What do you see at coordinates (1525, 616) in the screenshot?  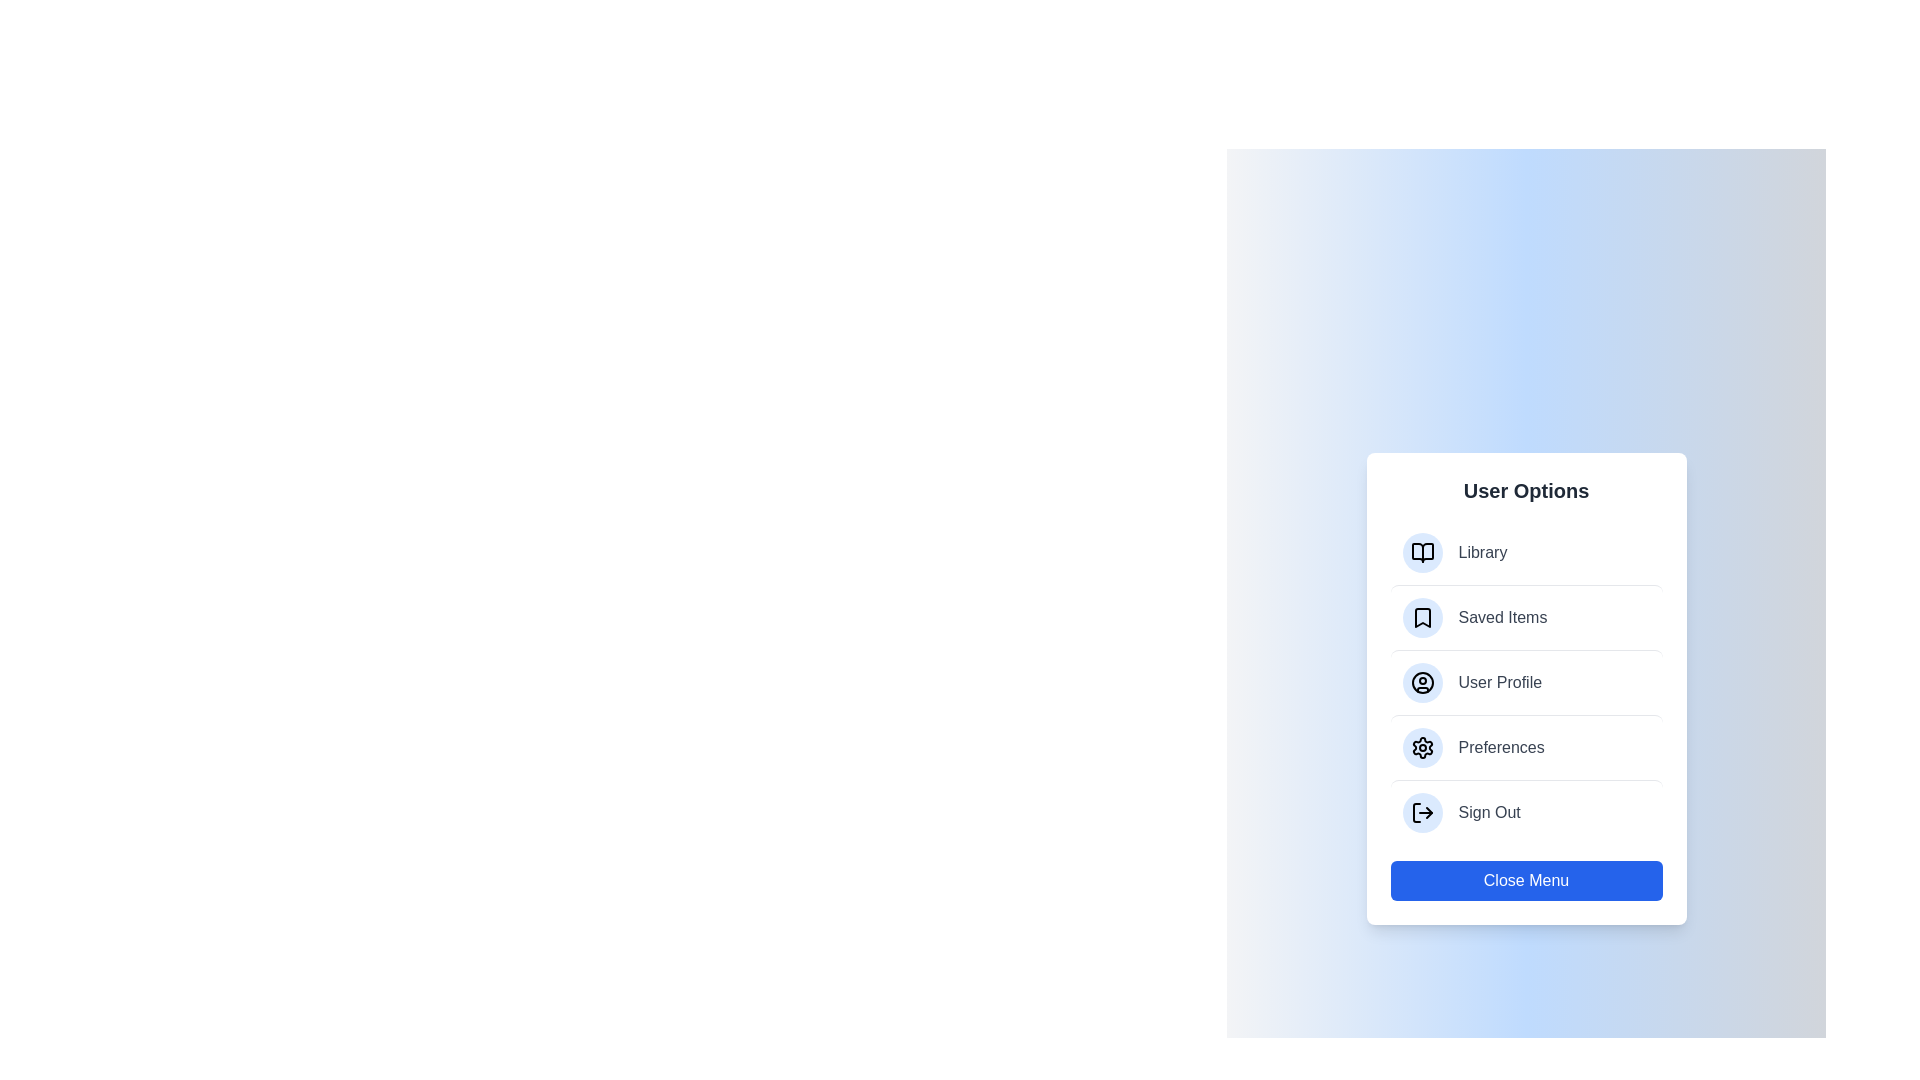 I see `the menu item Saved Items from the ModernUserMenu` at bounding box center [1525, 616].